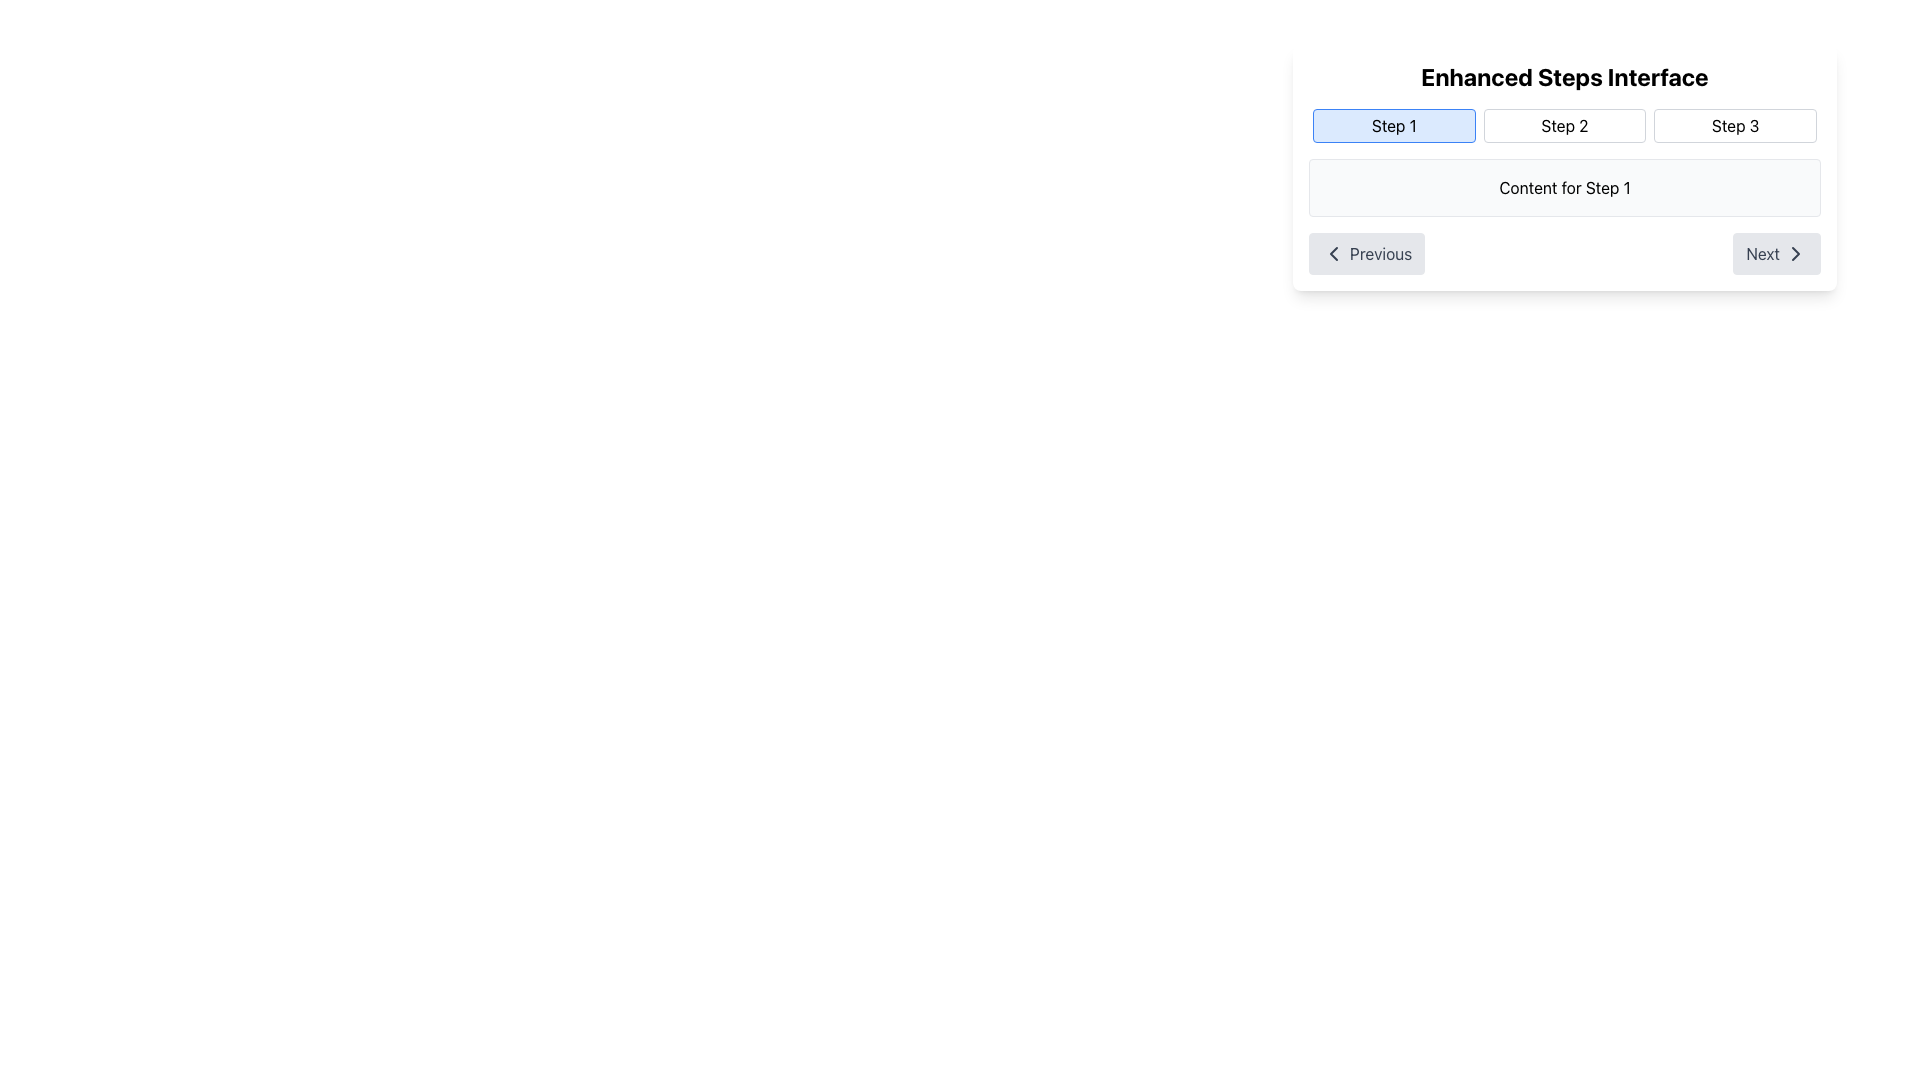  What do you see at coordinates (1334, 253) in the screenshot?
I see `the left-pointing chevron arrow icon within the 'Previous' button` at bounding box center [1334, 253].